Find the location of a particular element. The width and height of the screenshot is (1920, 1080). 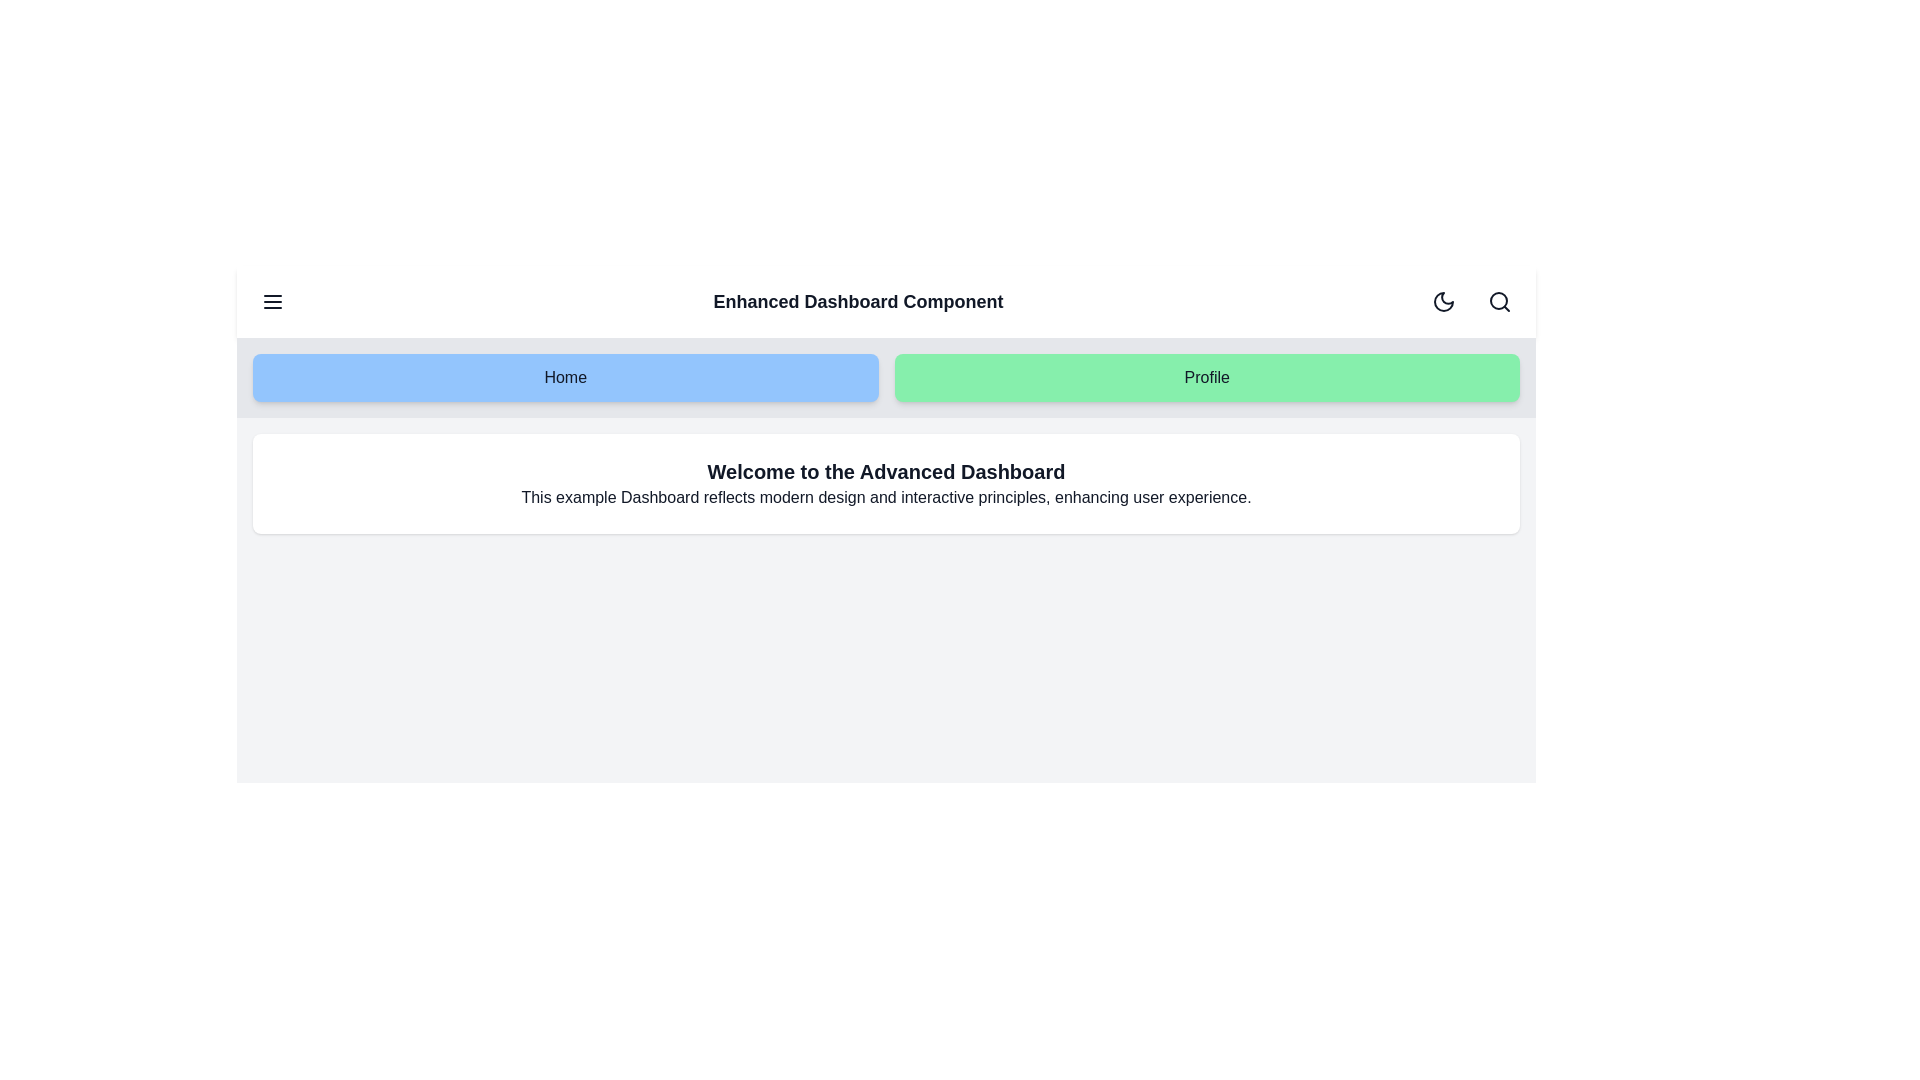

the menu button to toggle the menu visibility is located at coordinates (272, 301).